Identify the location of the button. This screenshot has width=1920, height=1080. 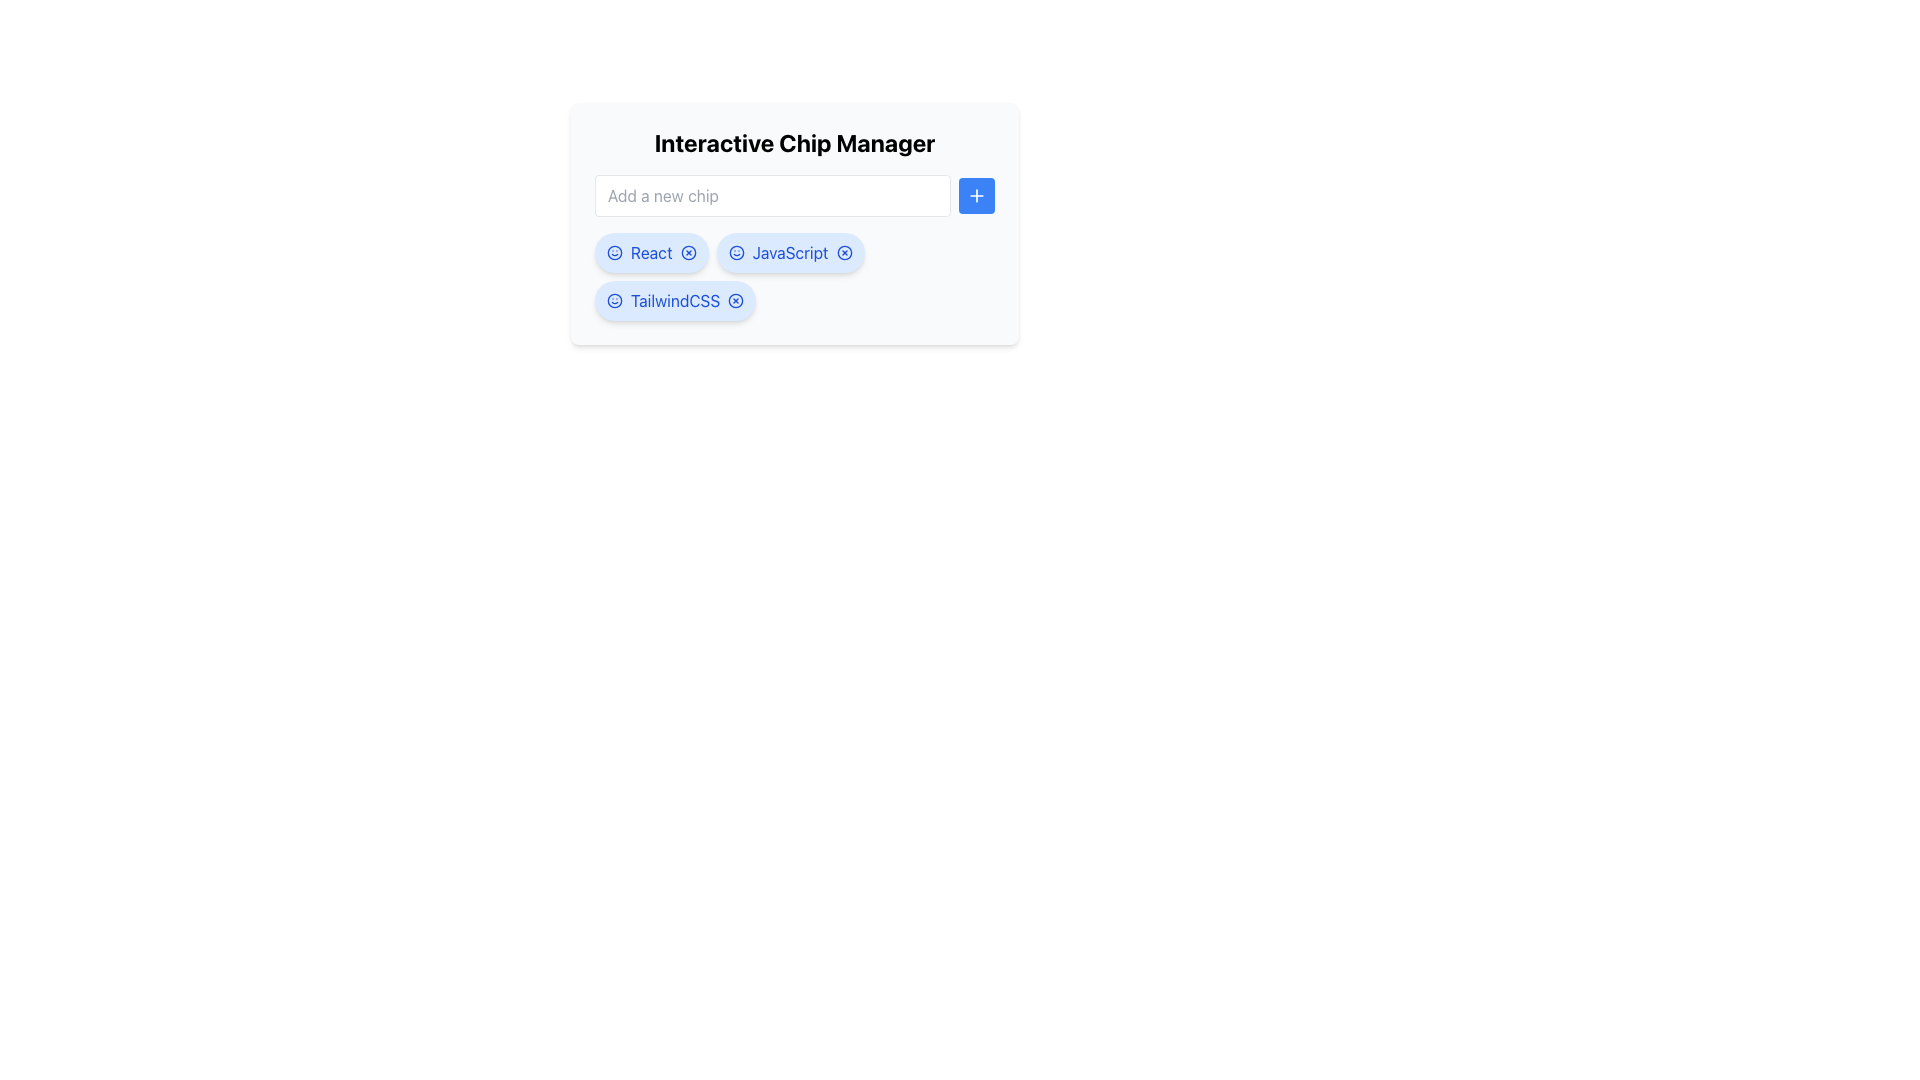
(688, 252).